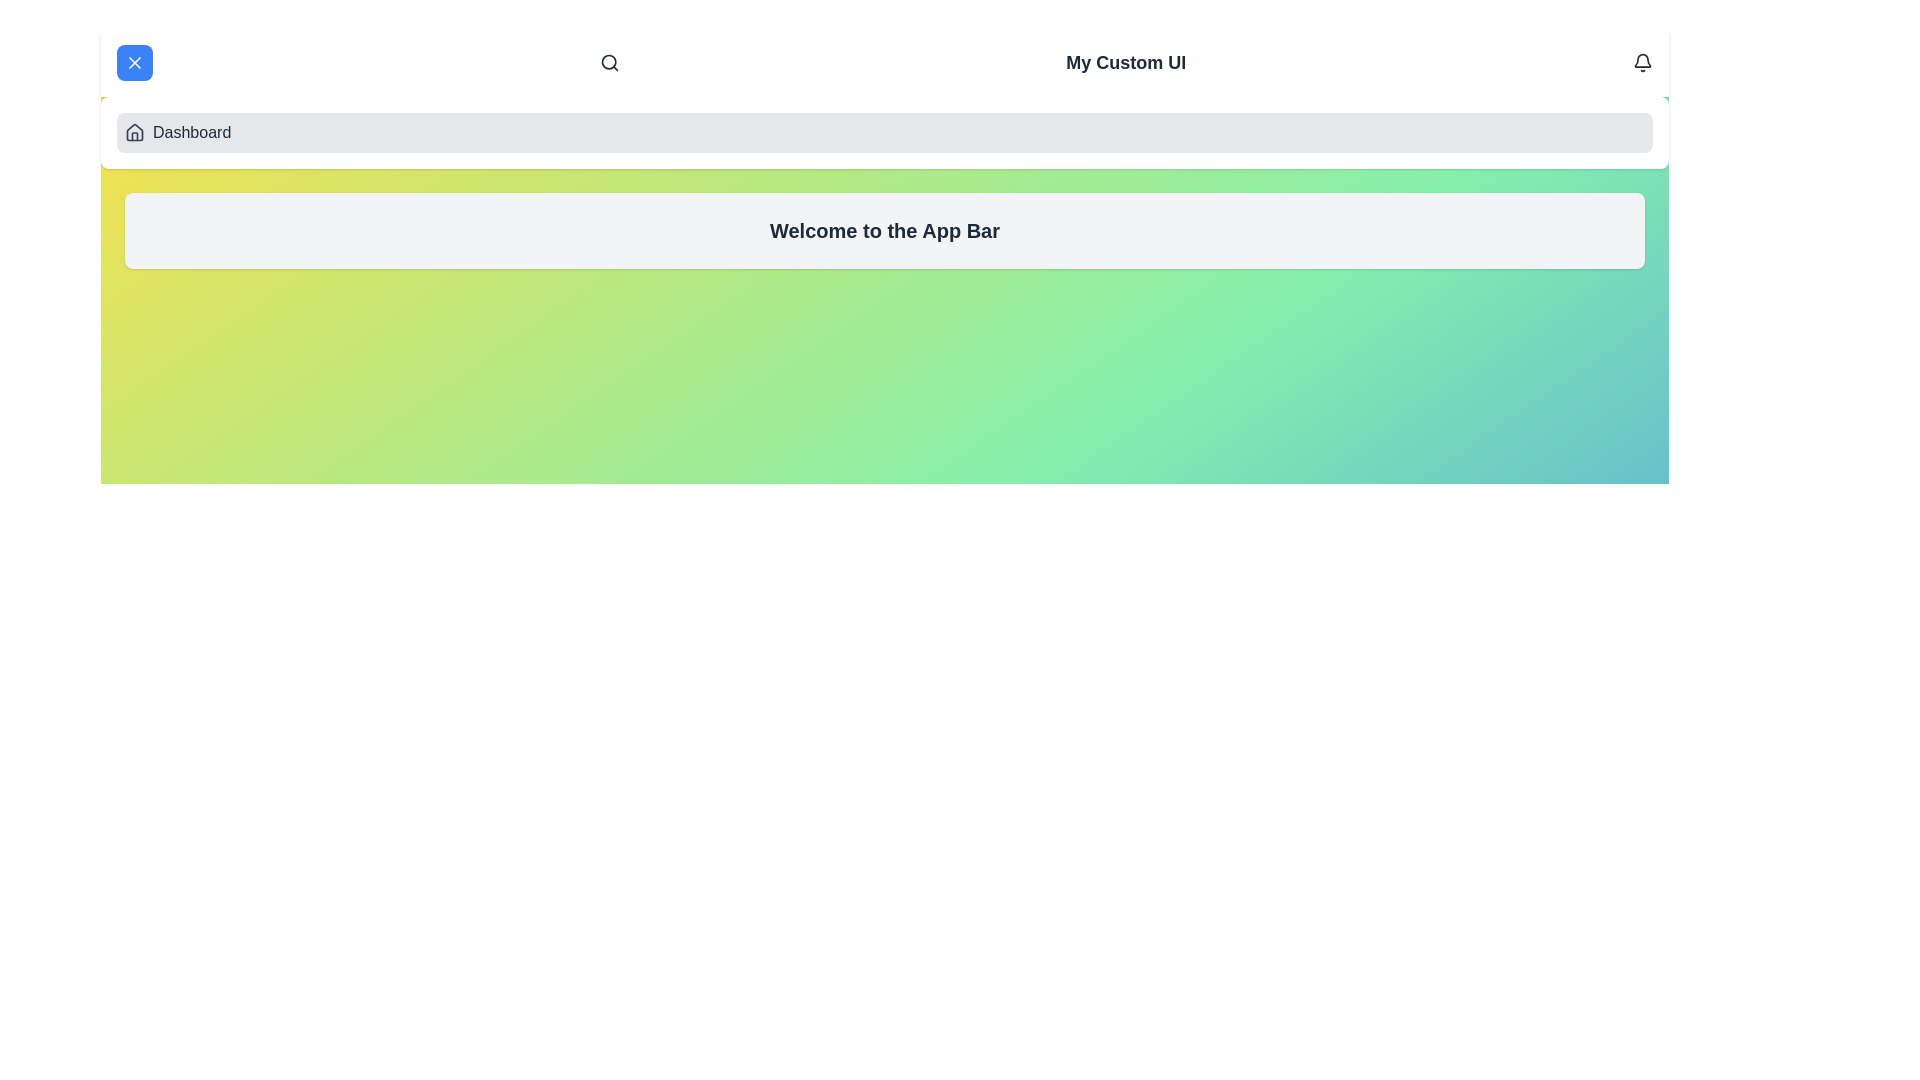  What do you see at coordinates (1642, 61) in the screenshot?
I see `the bell notification icon` at bounding box center [1642, 61].